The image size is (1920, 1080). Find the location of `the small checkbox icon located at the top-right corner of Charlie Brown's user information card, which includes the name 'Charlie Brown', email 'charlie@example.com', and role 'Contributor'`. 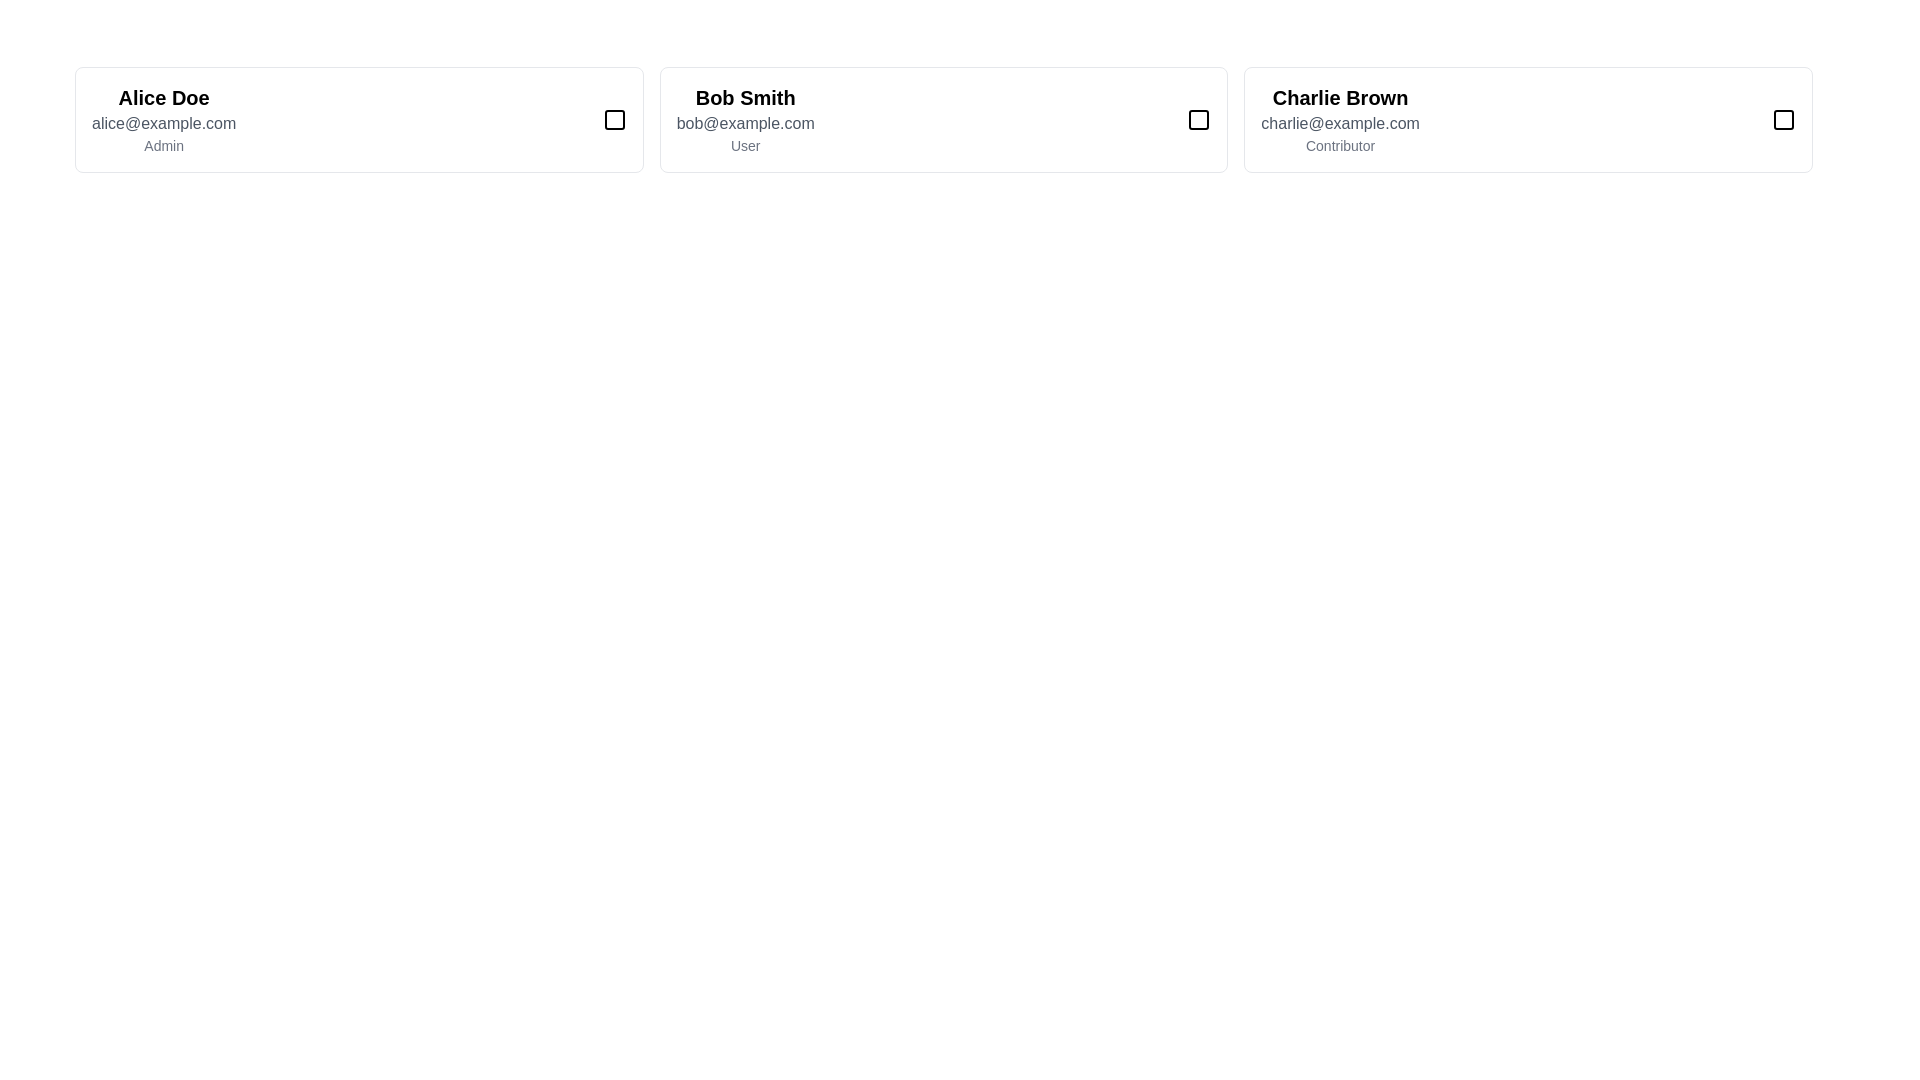

the small checkbox icon located at the top-right corner of Charlie Brown's user information card, which includes the name 'Charlie Brown', email 'charlie@example.com', and role 'Contributor' is located at coordinates (1784, 119).